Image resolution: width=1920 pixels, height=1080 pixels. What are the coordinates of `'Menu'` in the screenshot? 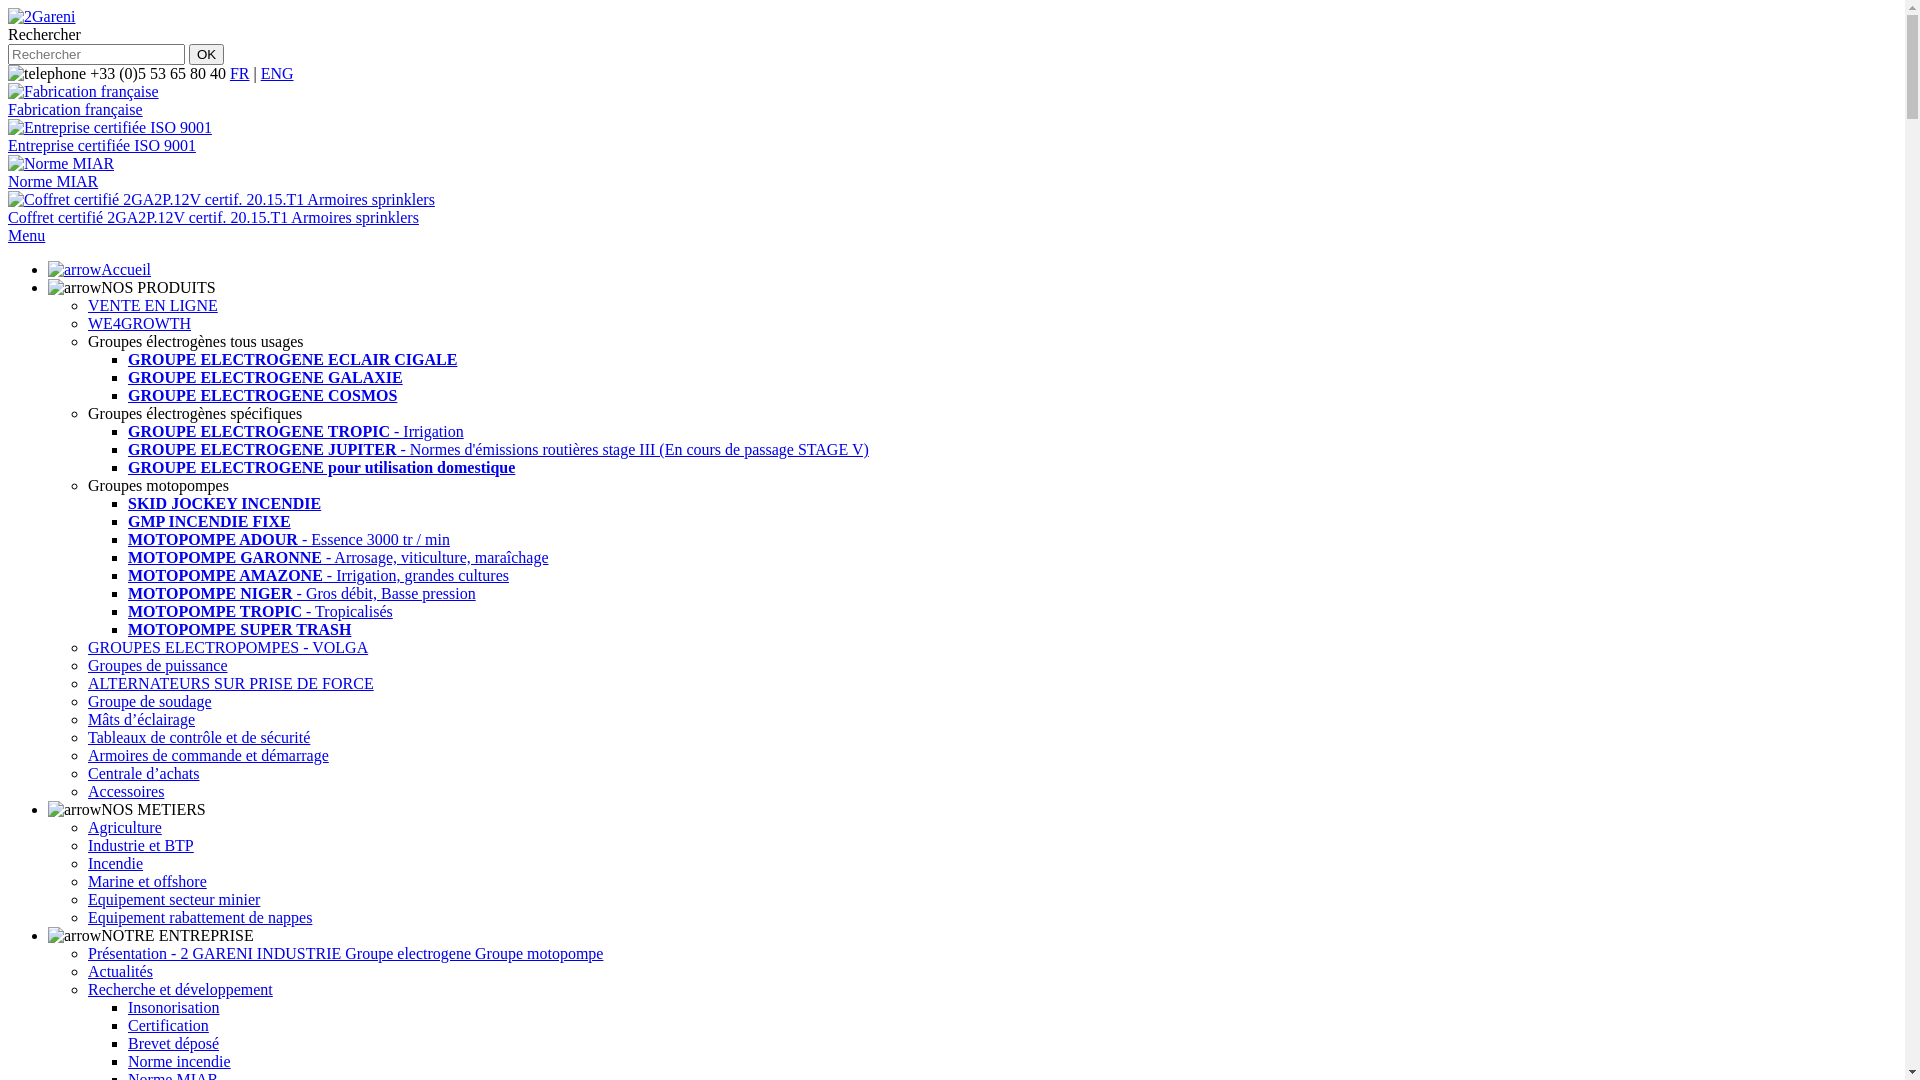 It's located at (26, 234).